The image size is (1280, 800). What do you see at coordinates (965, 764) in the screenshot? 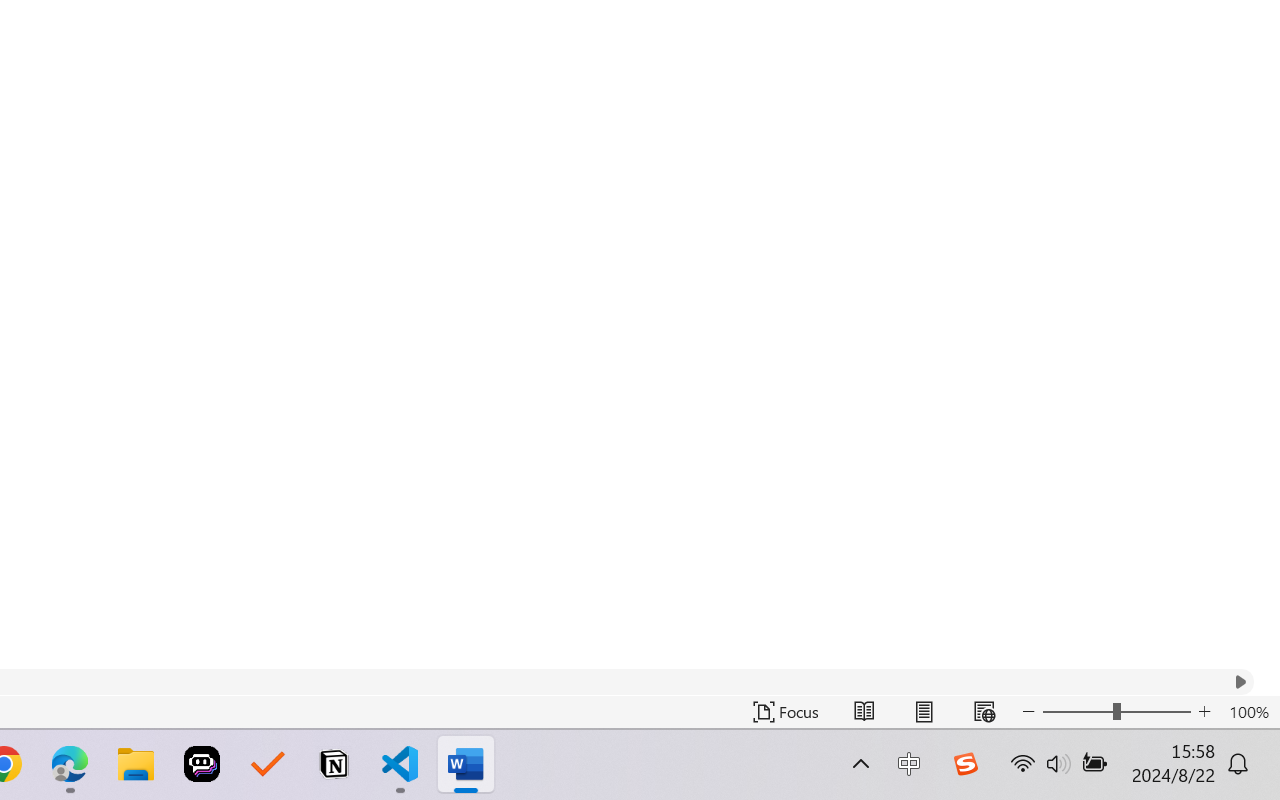
I see `'Class: Image'` at bounding box center [965, 764].